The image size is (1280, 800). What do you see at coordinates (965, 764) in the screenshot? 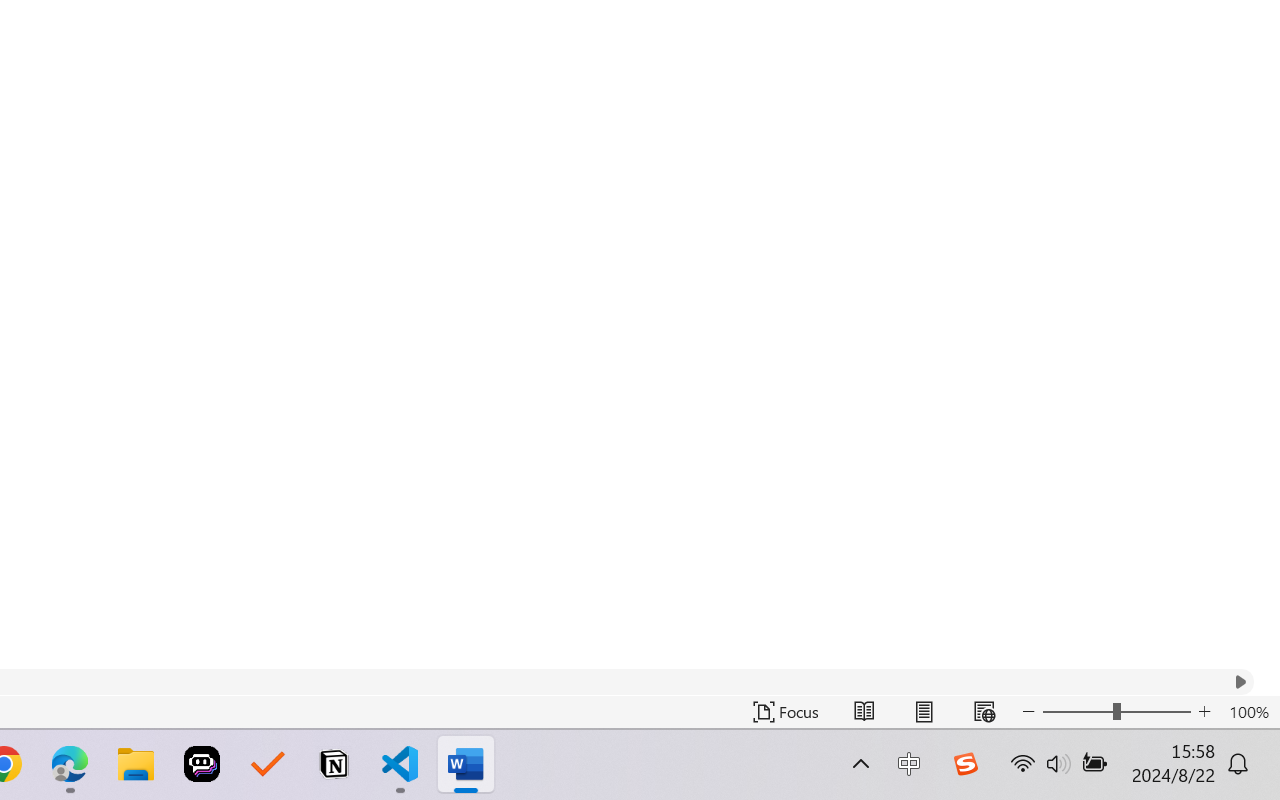
I see `'Class: Image'` at bounding box center [965, 764].